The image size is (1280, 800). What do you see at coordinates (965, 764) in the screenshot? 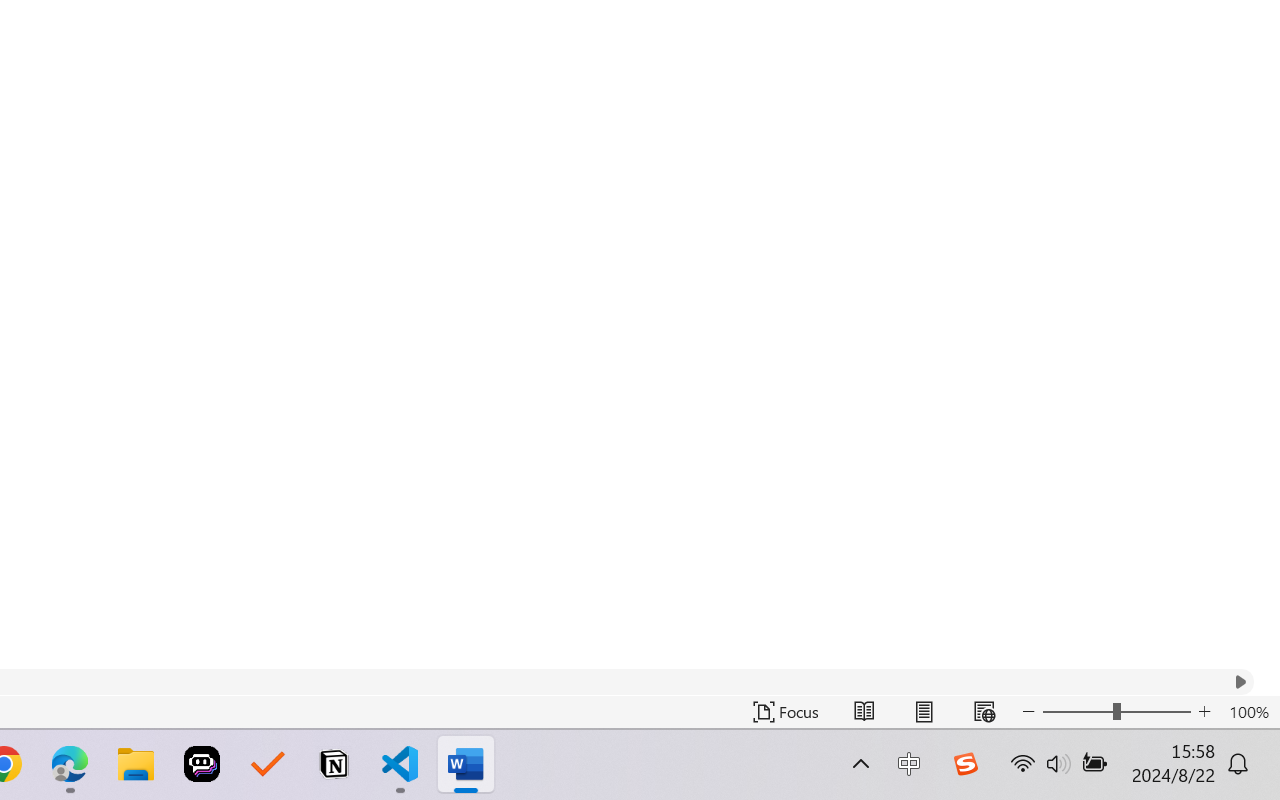
I see `'Class: Image'` at bounding box center [965, 764].